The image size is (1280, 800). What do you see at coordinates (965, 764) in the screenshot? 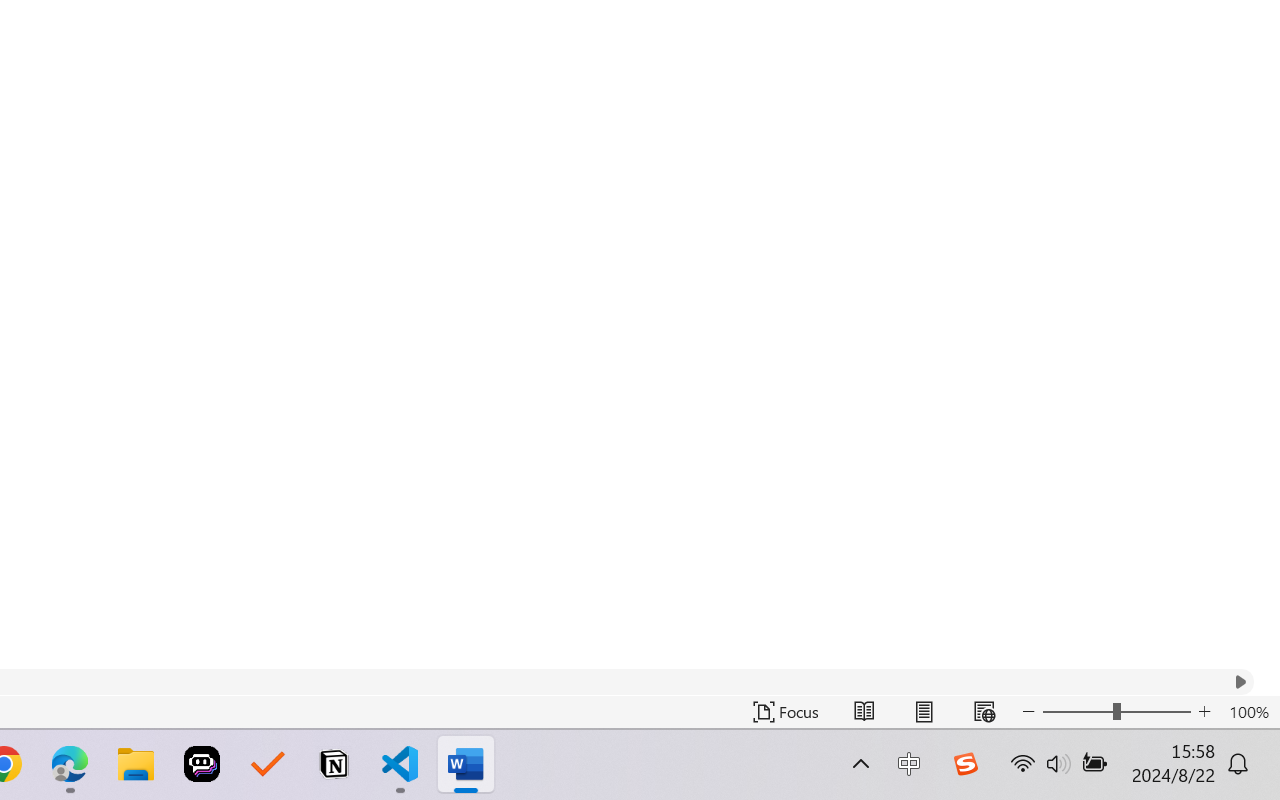
I see `'Class: Image'` at bounding box center [965, 764].